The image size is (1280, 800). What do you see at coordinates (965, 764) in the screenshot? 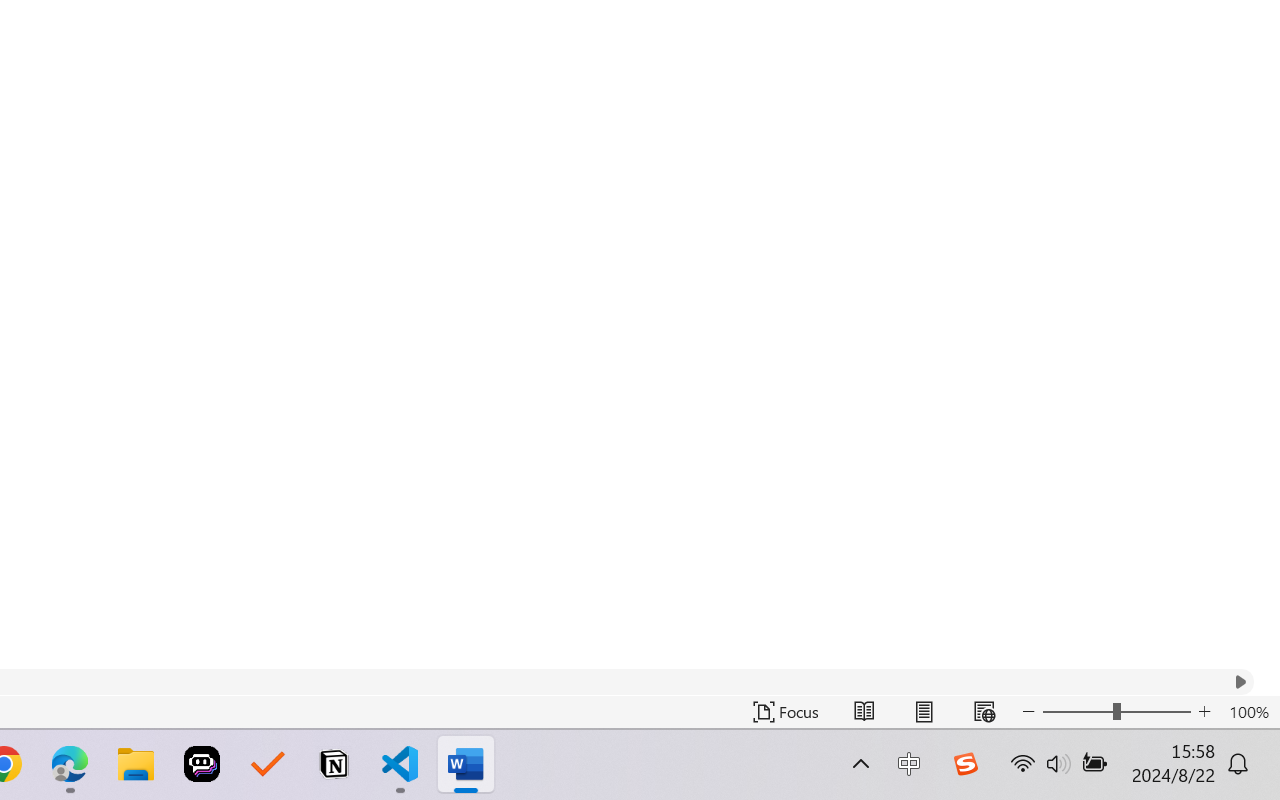
I see `'Class: Image'` at bounding box center [965, 764].